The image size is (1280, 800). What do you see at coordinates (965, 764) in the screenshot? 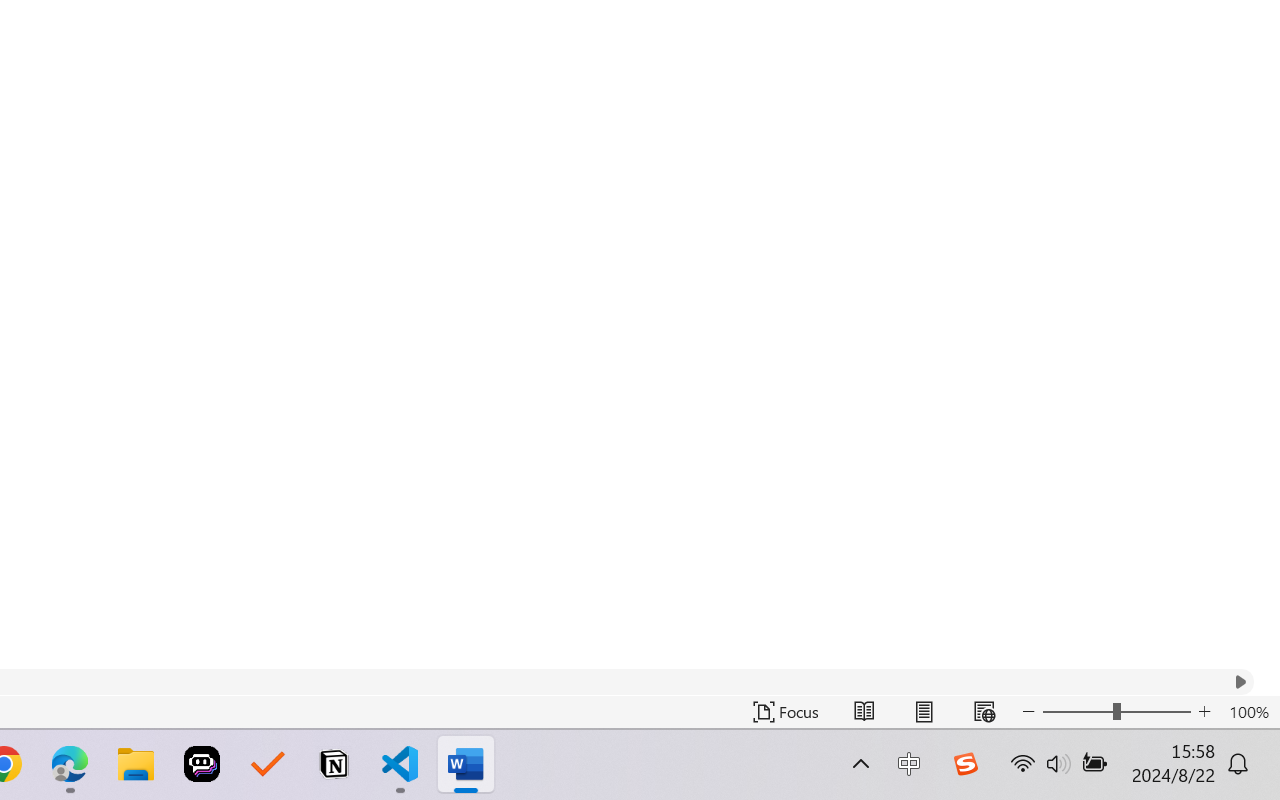
I see `'Class: Image'` at bounding box center [965, 764].